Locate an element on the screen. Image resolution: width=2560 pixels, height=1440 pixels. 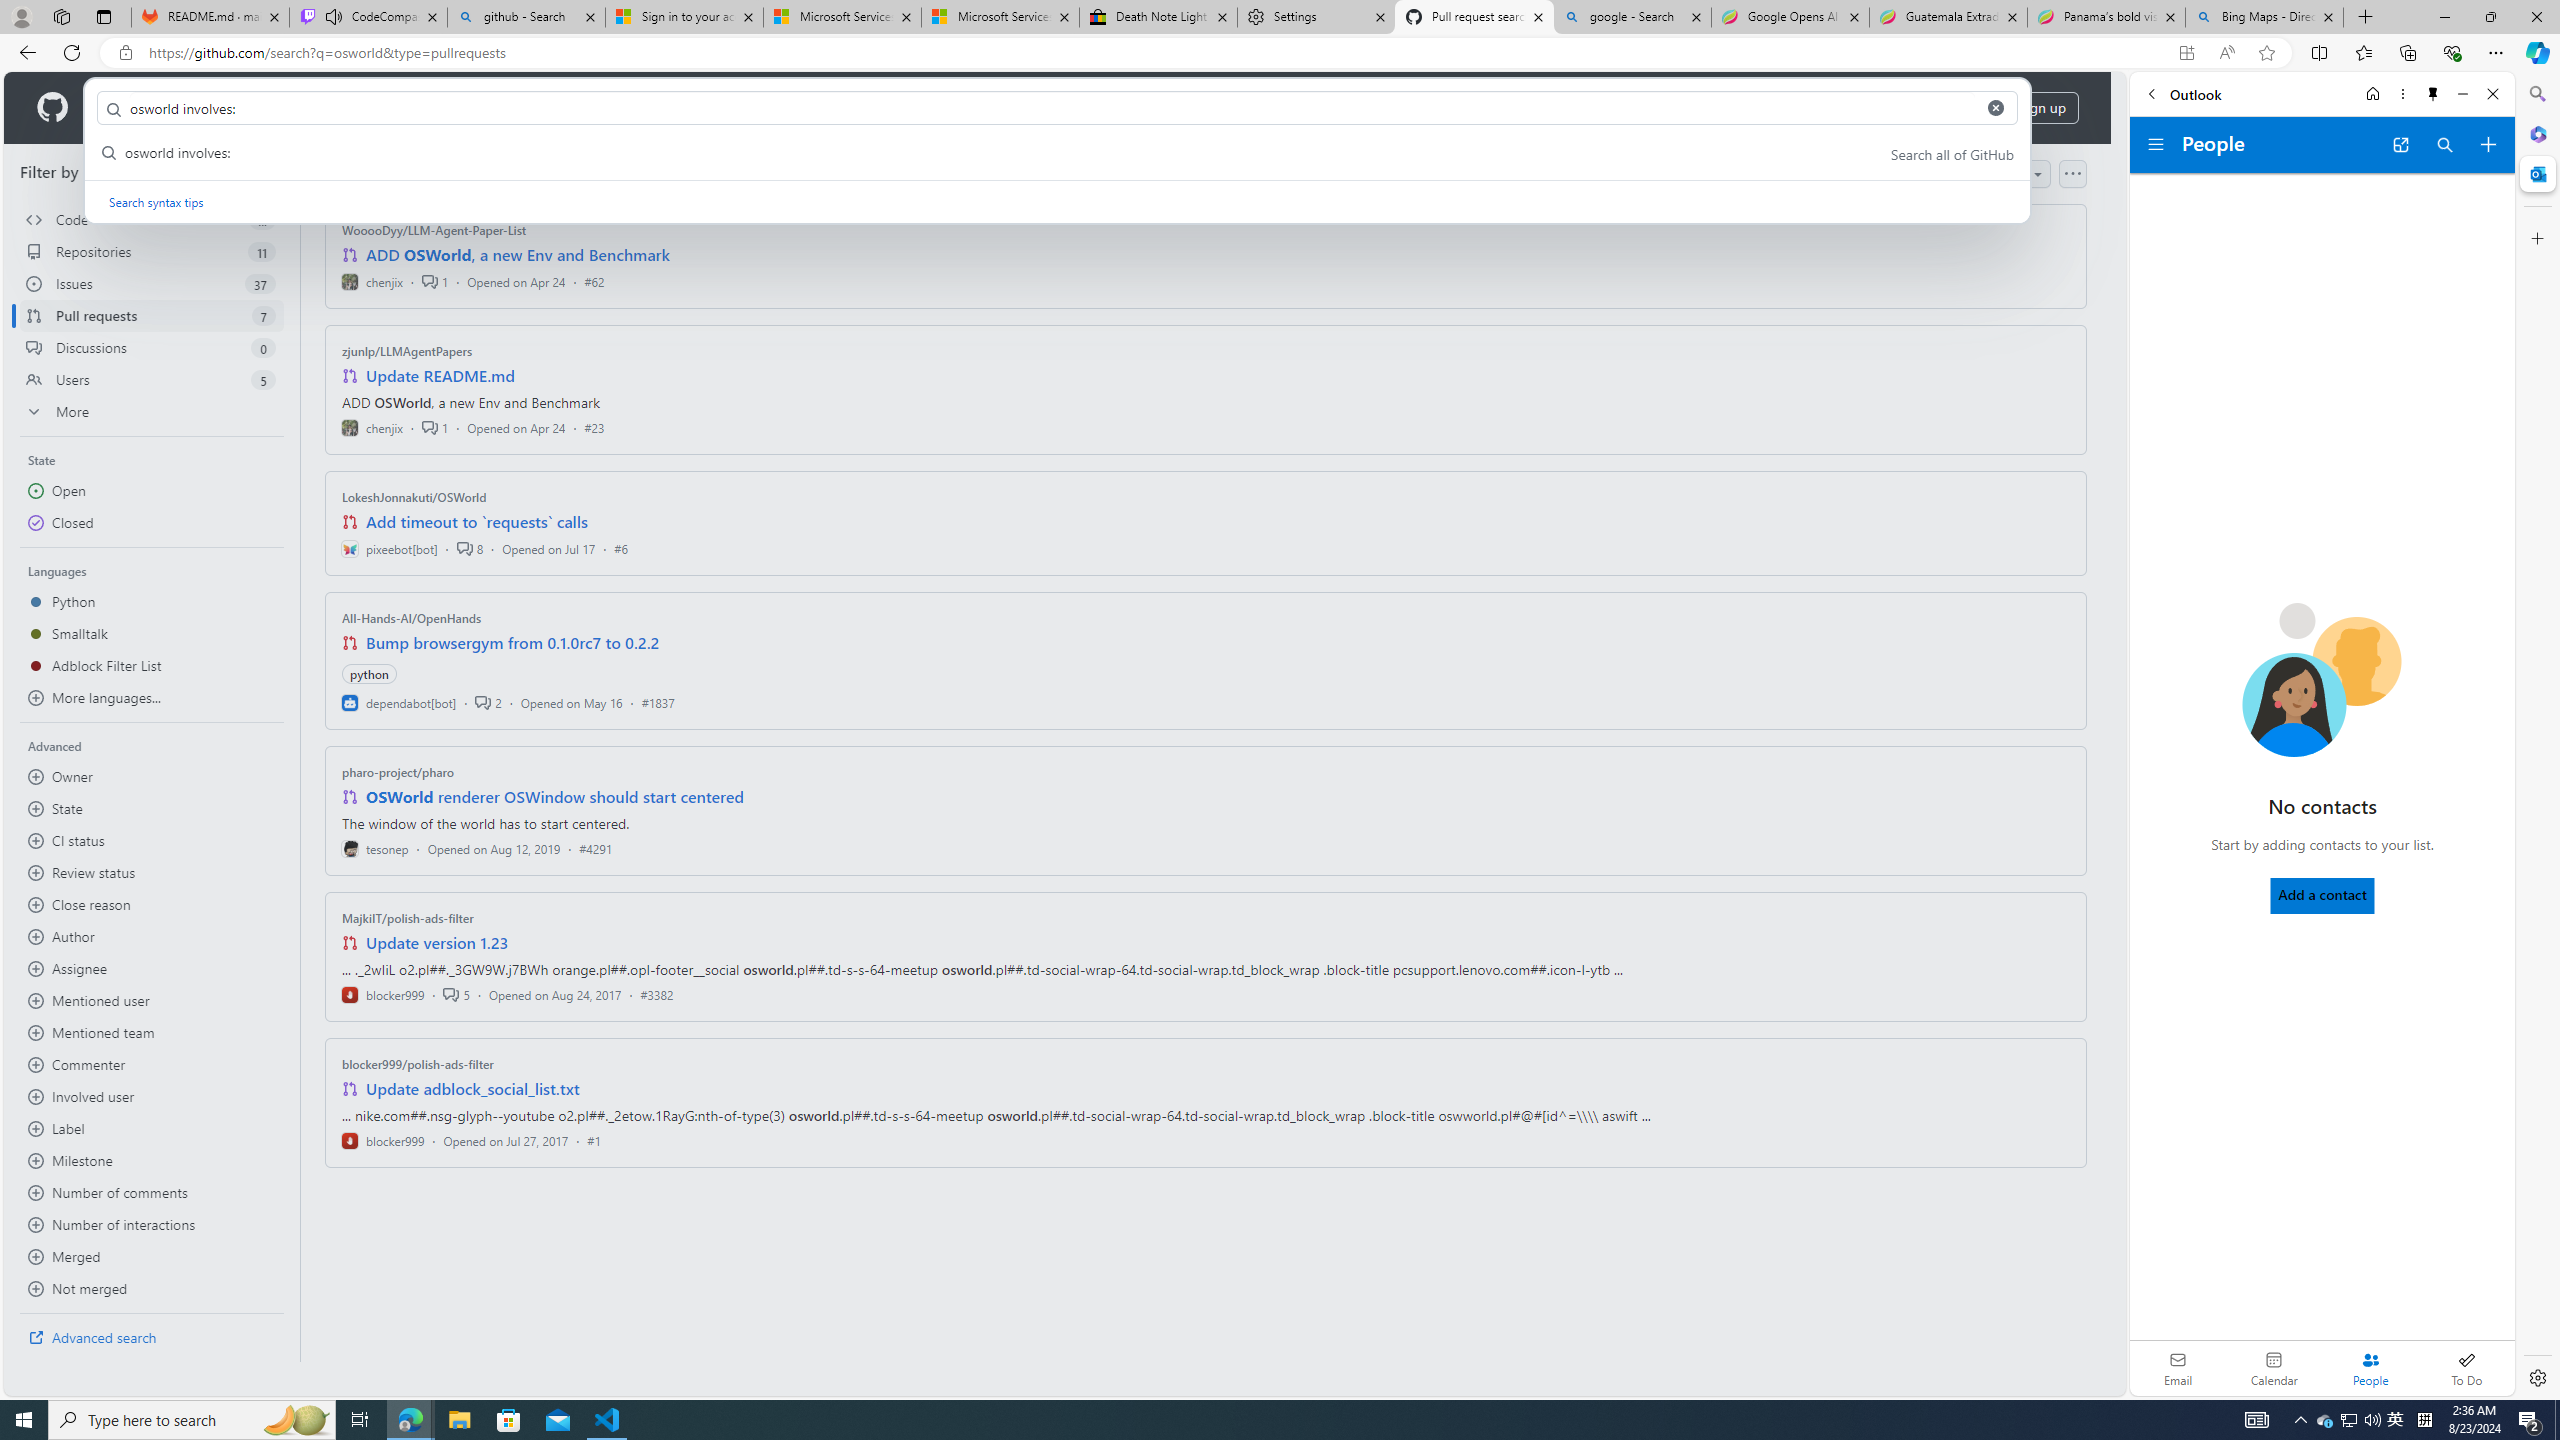
'Open column options' is located at coordinates (2071, 173).